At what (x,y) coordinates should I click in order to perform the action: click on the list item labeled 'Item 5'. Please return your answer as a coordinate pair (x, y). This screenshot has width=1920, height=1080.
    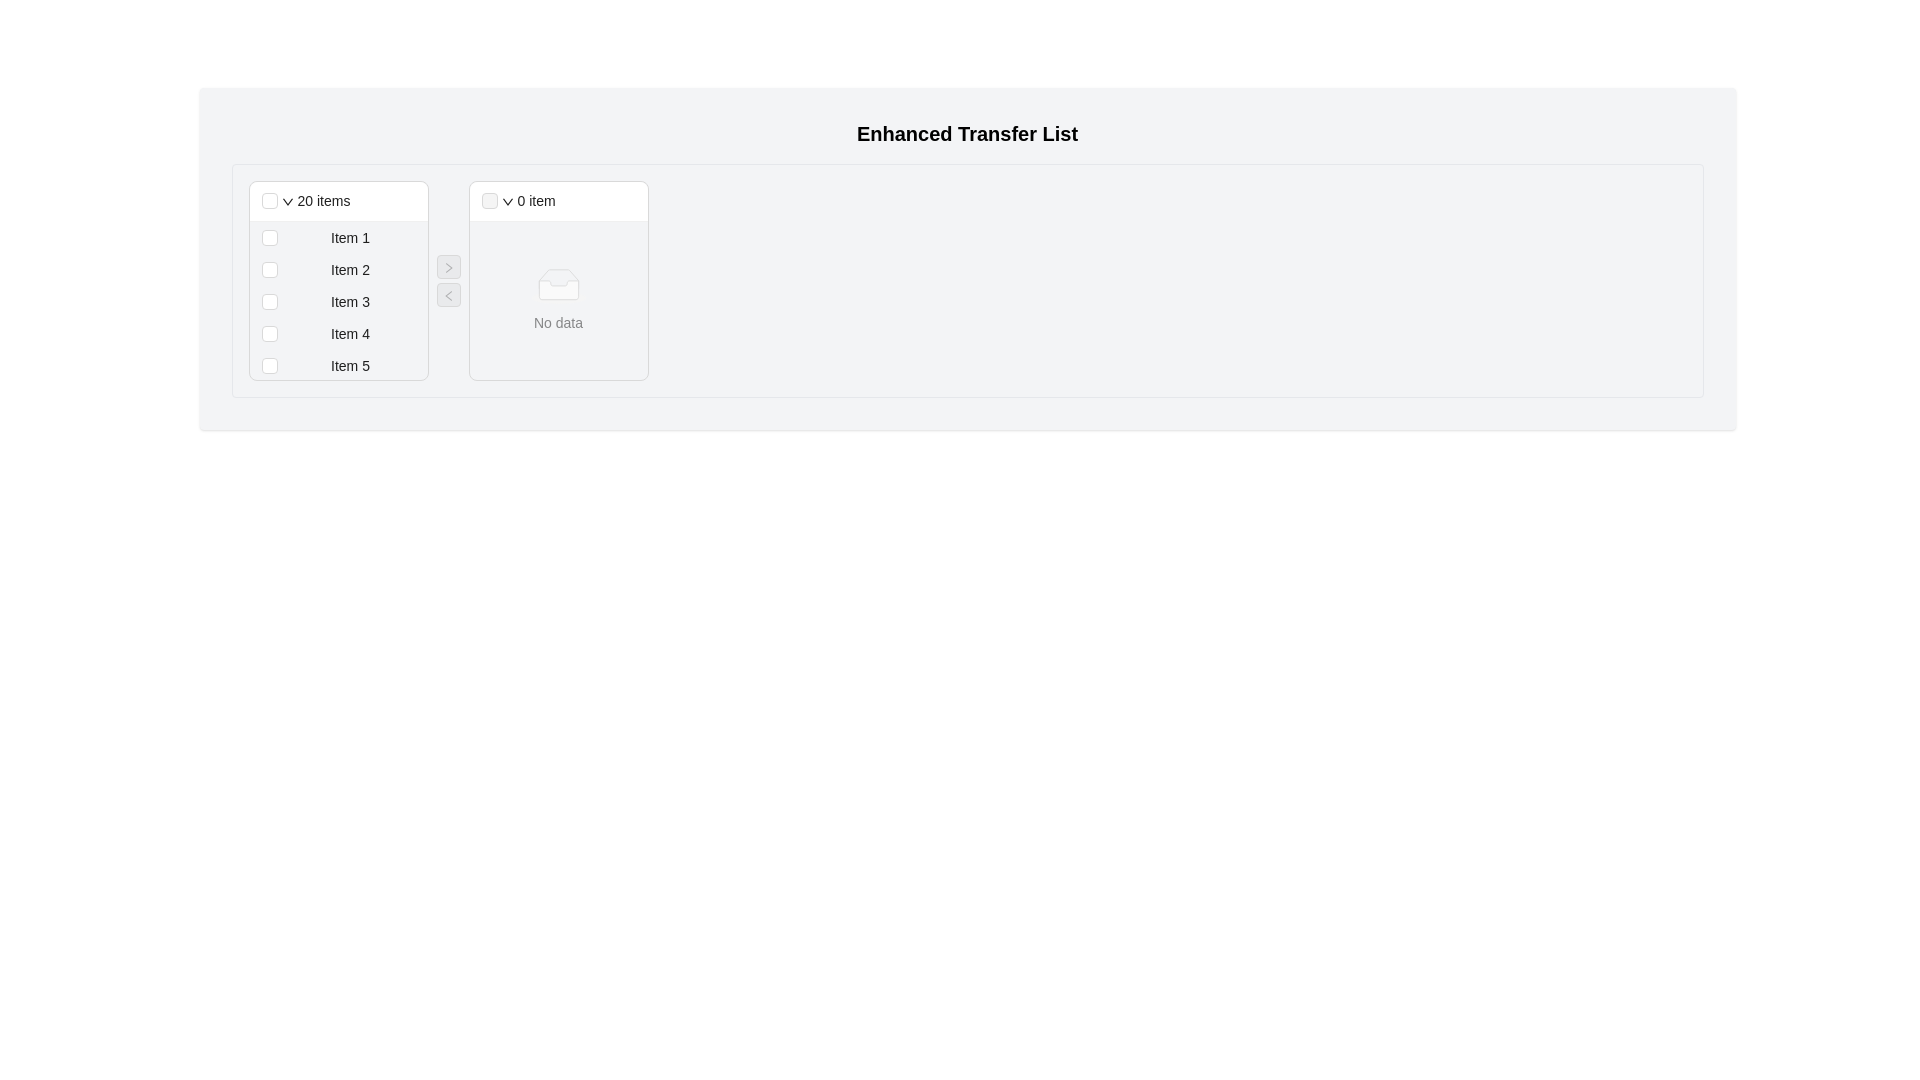
    Looking at the image, I should click on (338, 366).